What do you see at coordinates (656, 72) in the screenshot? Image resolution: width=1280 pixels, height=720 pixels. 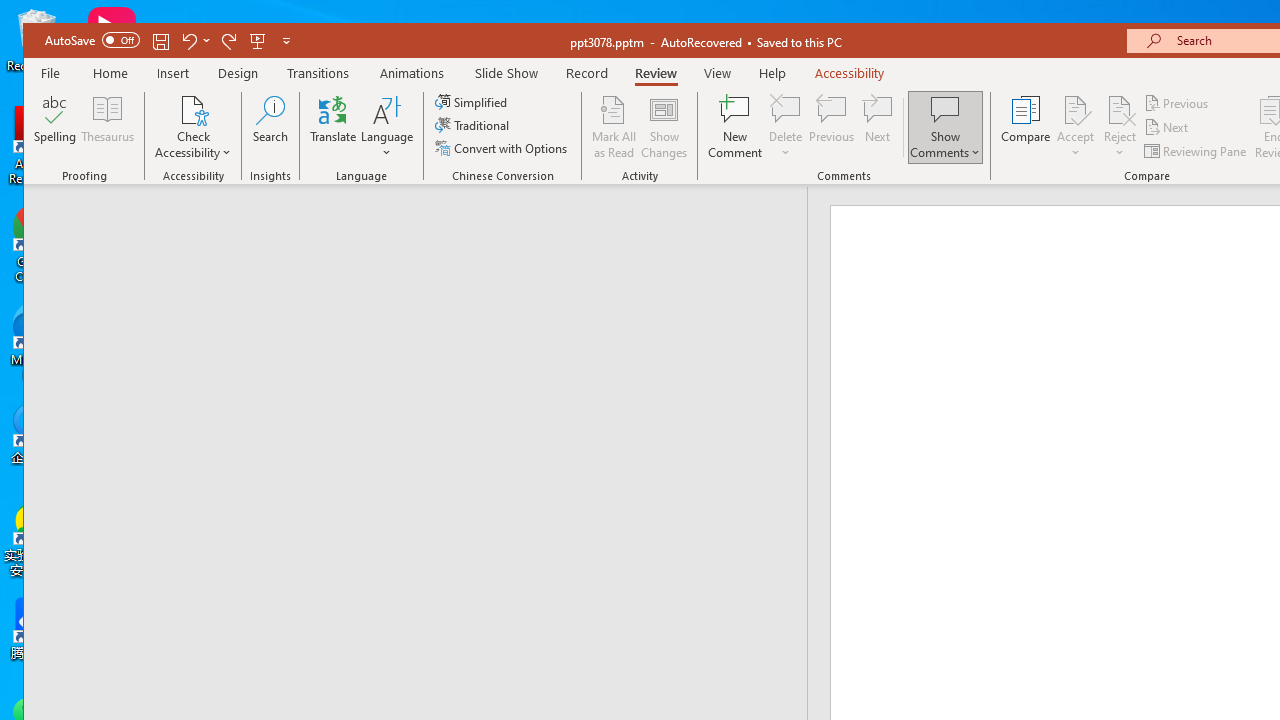 I see `'Review'` at bounding box center [656, 72].